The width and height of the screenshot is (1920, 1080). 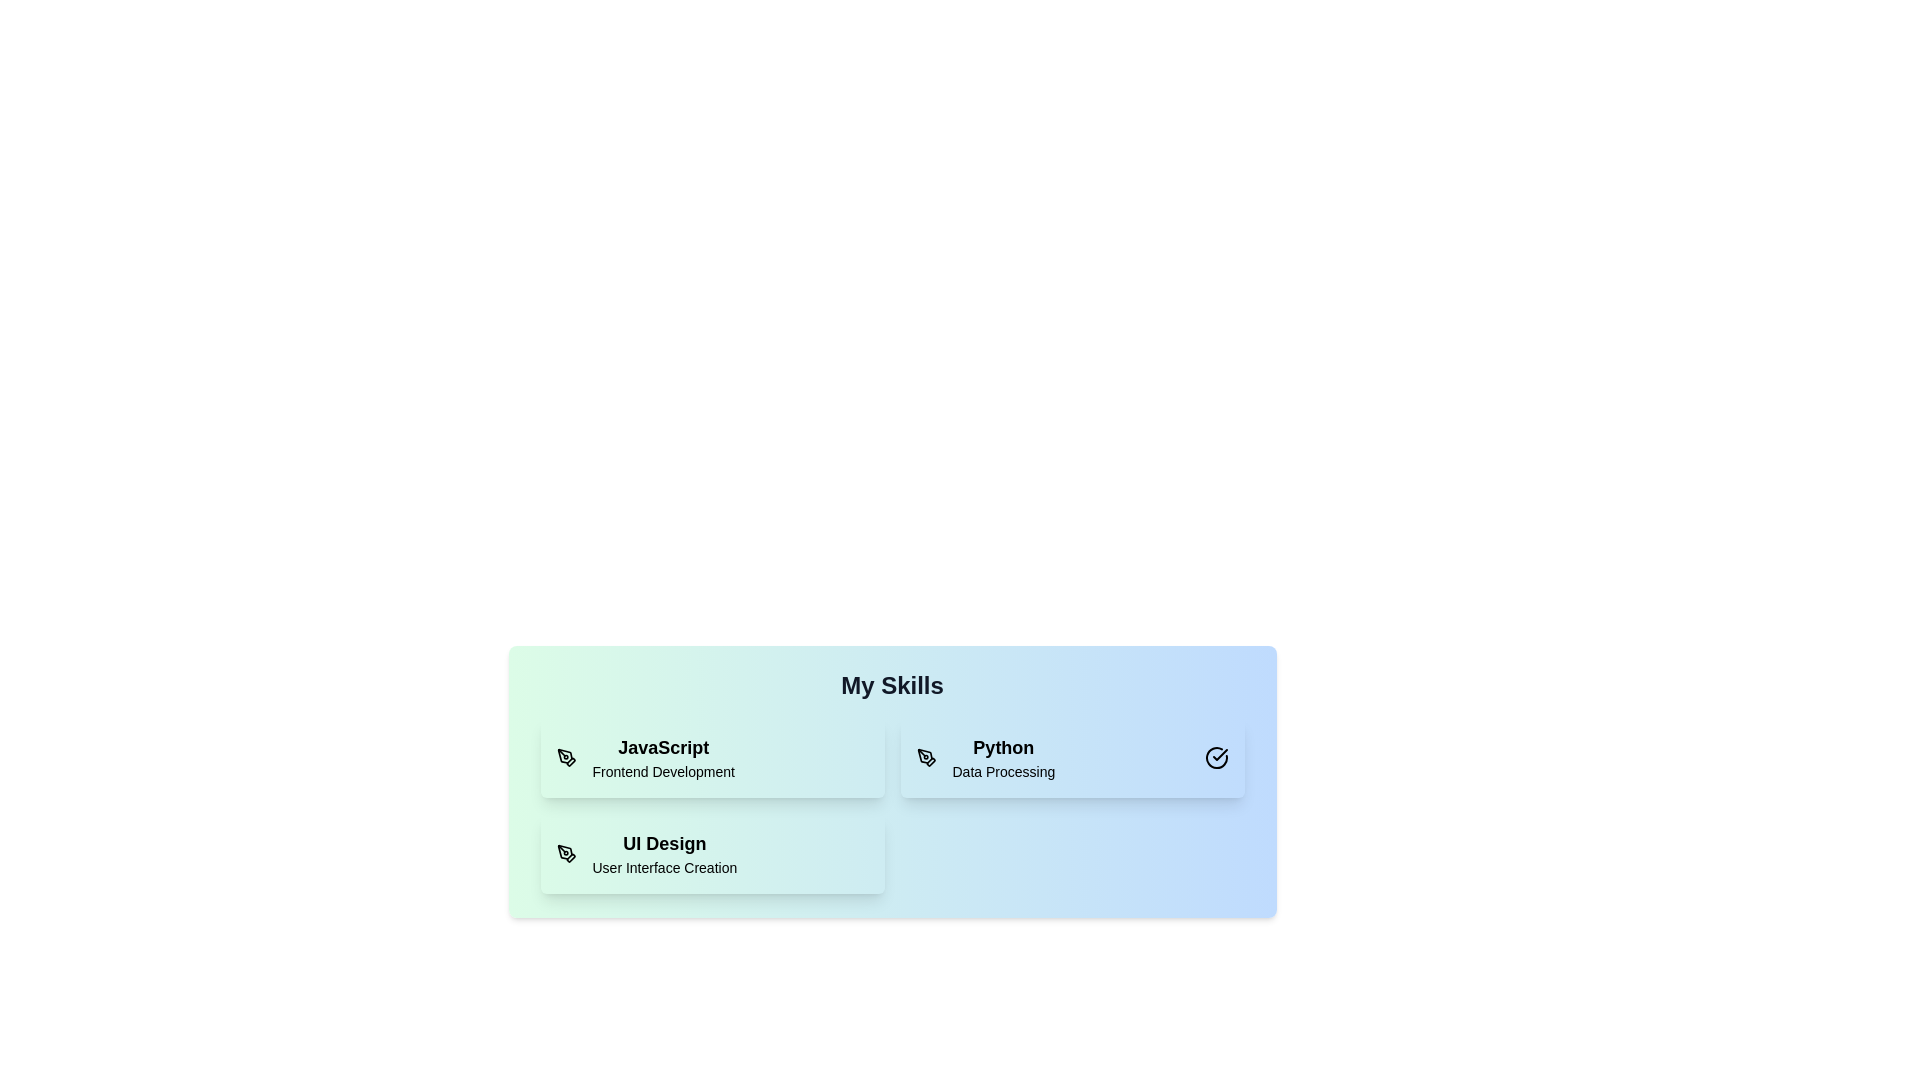 What do you see at coordinates (712, 853) in the screenshot?
I see `the skill card corresponding to UI Design to toggle its selection` at bounding box center [712, 853].